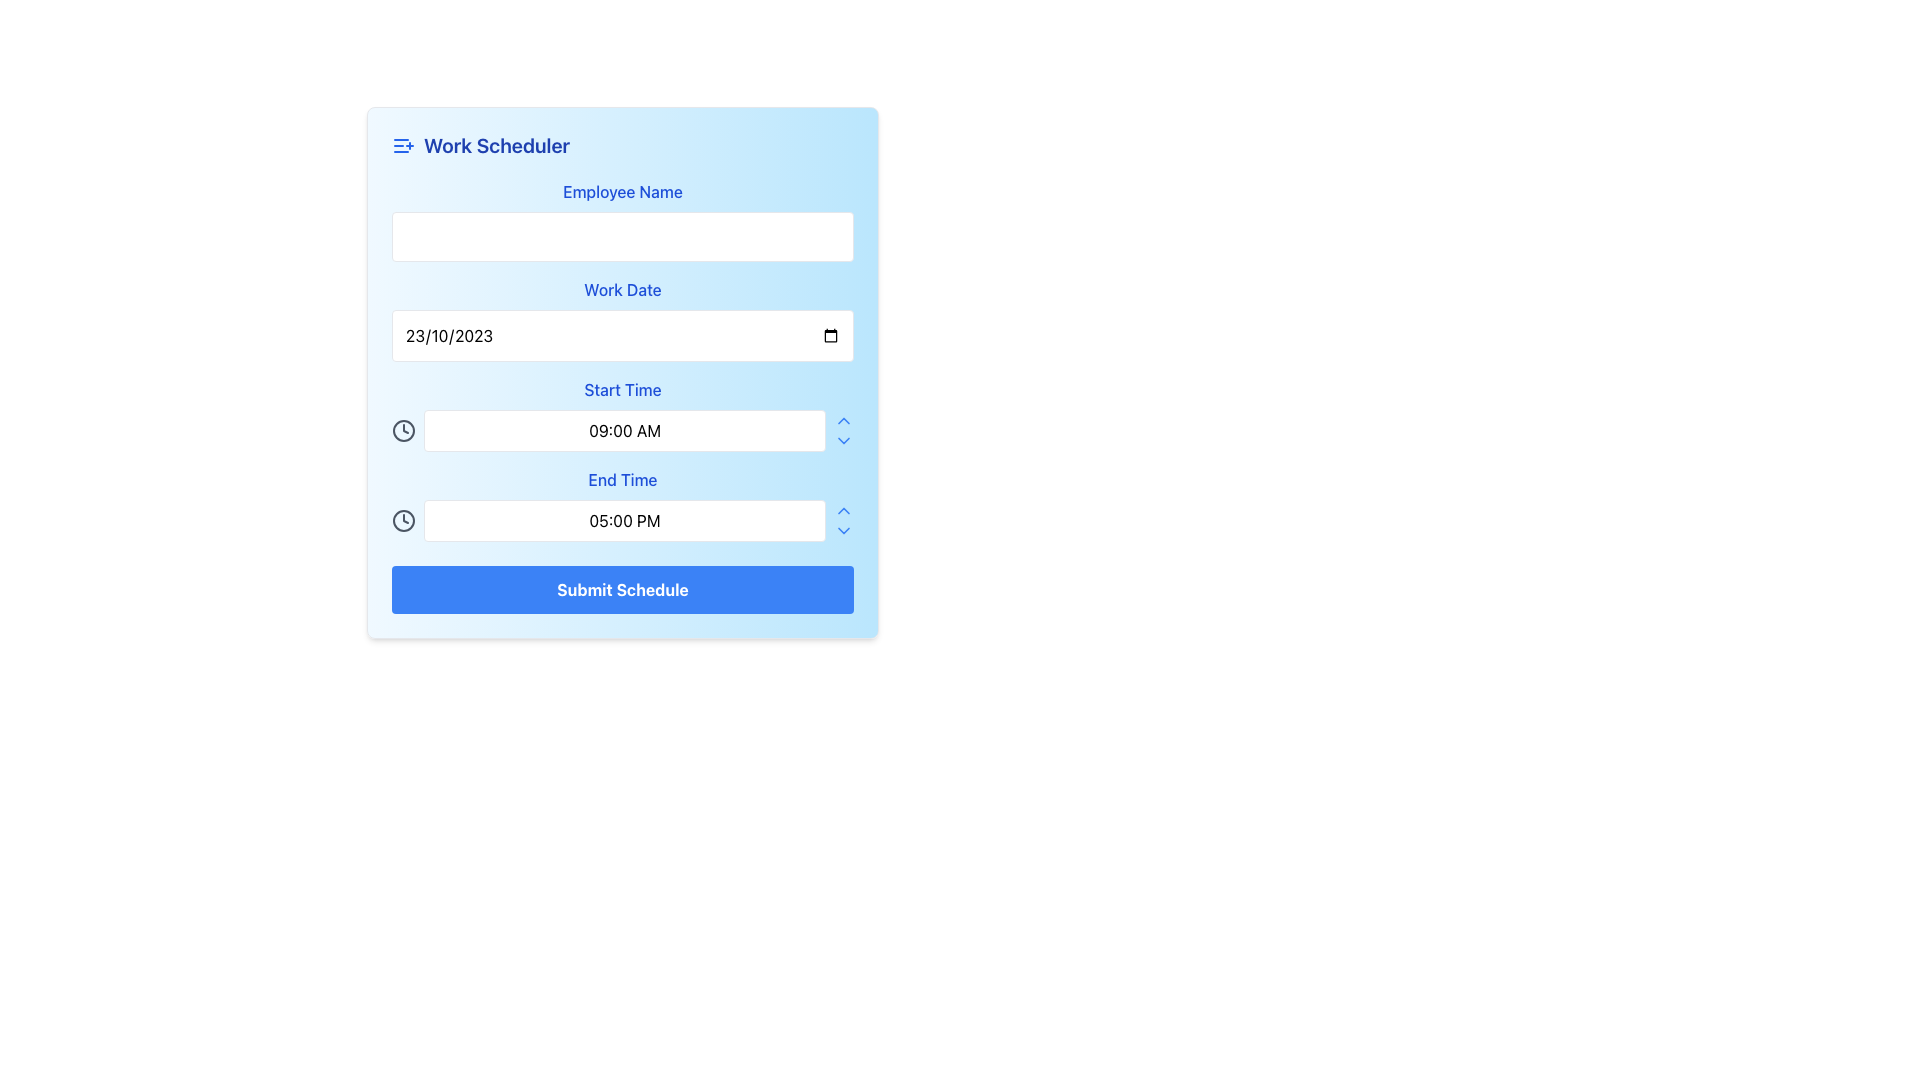 The height and width of the screenshot is (1080, 1920). Describe the element at coordinates (622, 504) in the screenshot. I see `the Time Input Field` at that location.